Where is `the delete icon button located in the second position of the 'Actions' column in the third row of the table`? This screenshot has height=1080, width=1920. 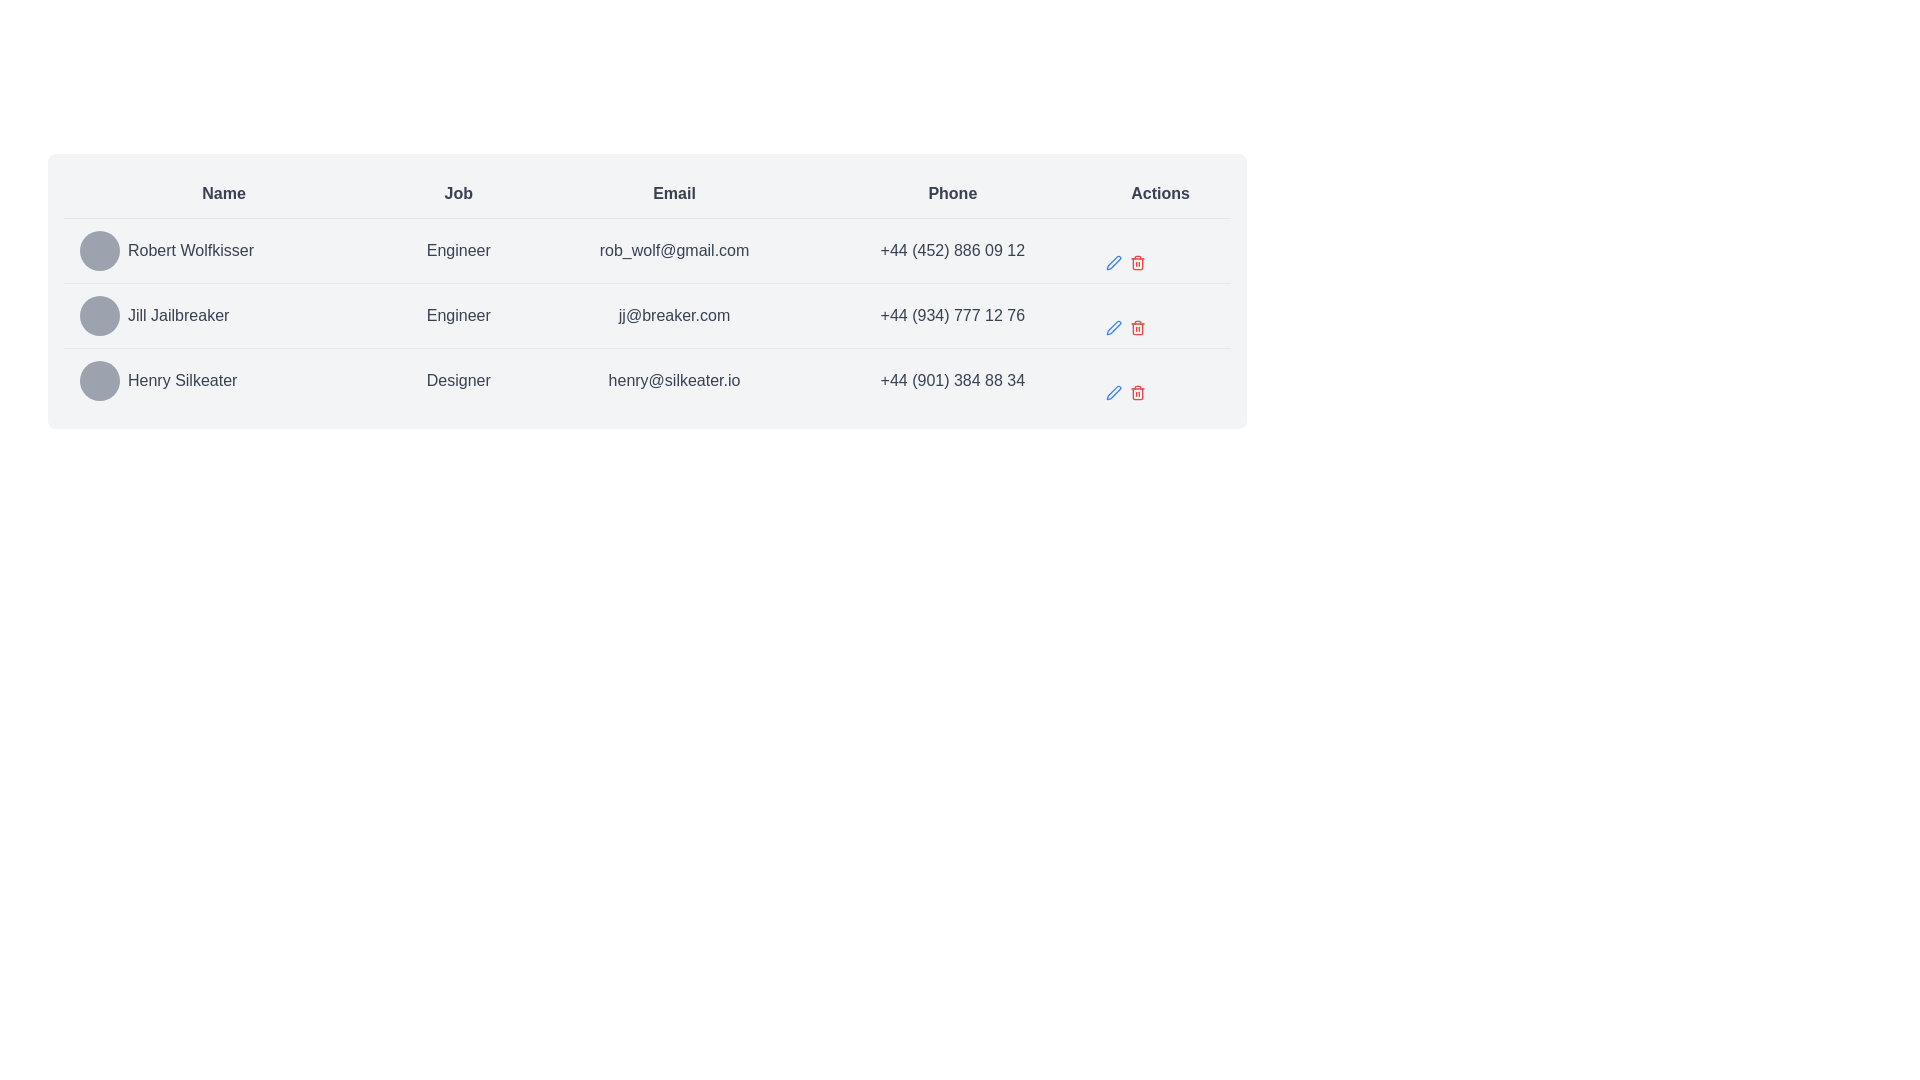 the delete icon button located in the second position of the 'Actions' column in the third row of the table is located at coordinates (1137, 393).